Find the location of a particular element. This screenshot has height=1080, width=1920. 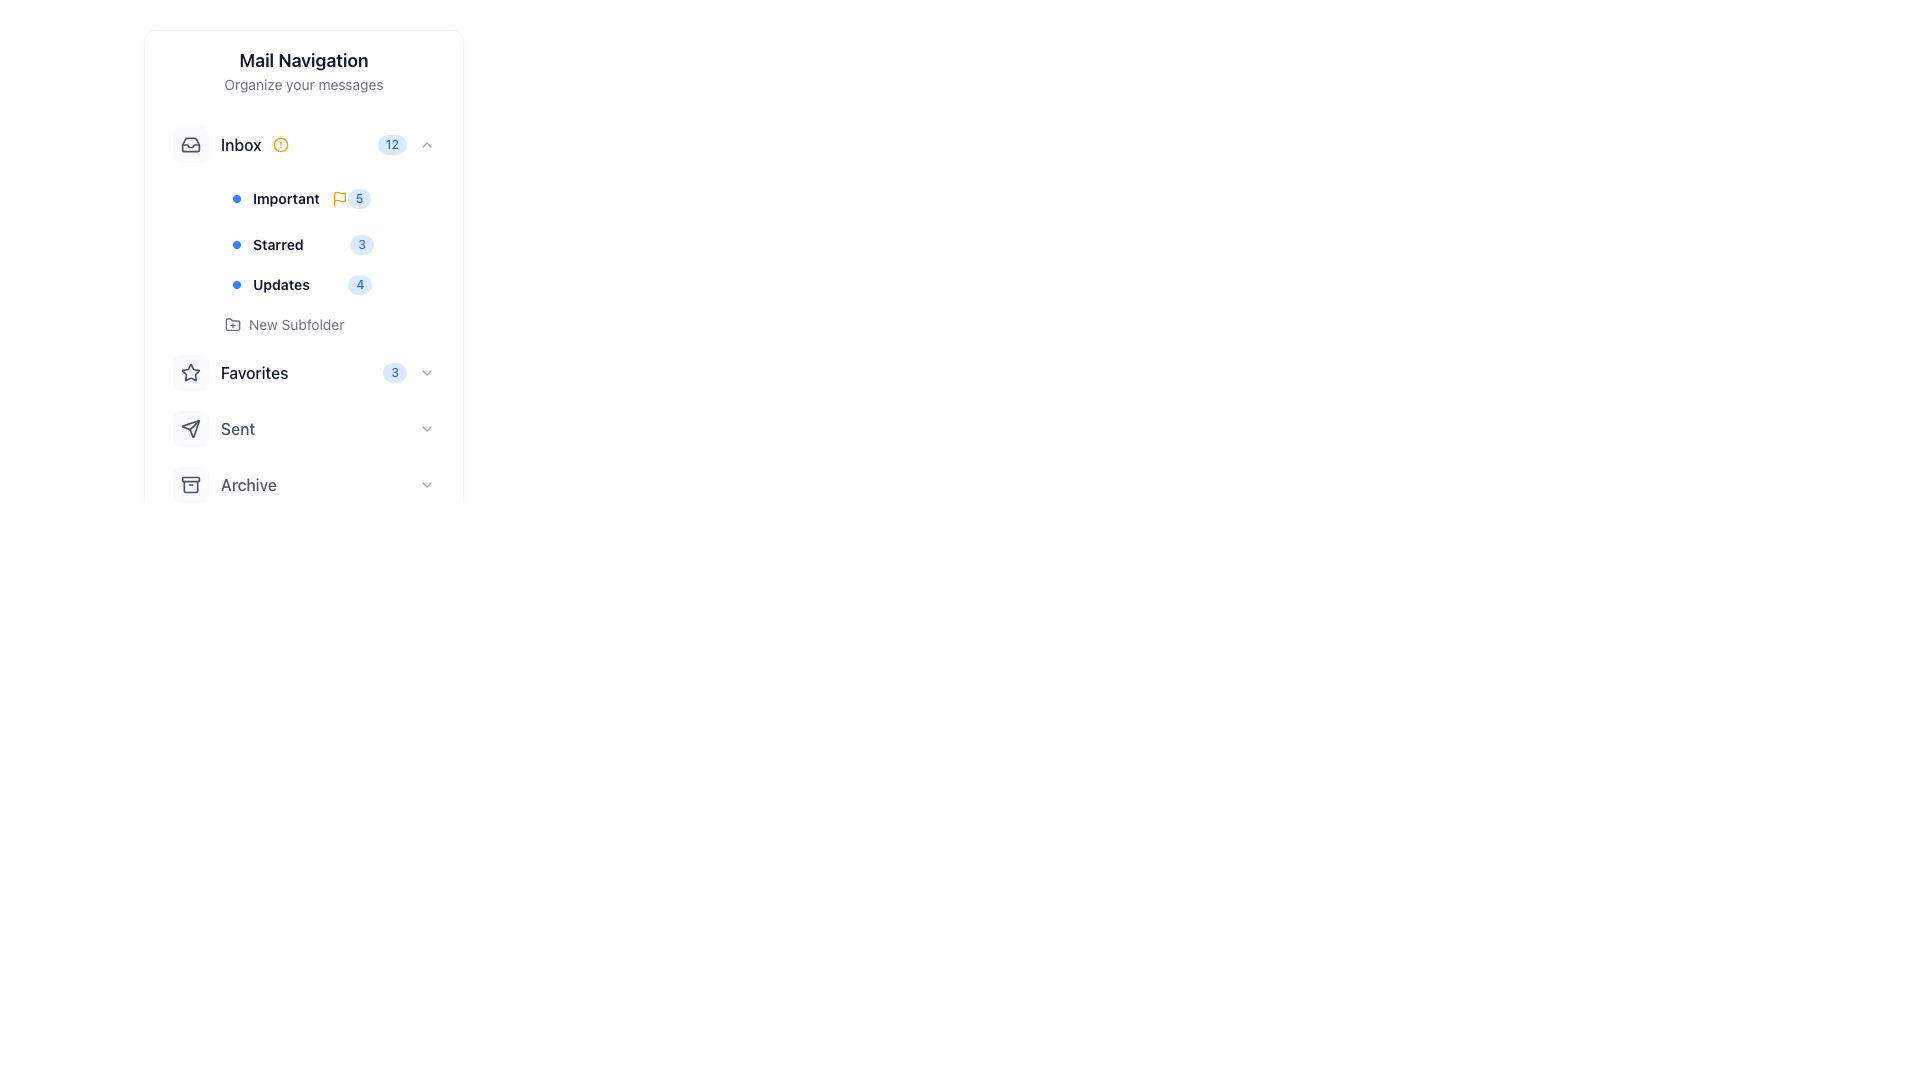

the clickable navigation item in the 'Favorites' section that leads to the 'Sent' messages or options related to the 'Sent' folder is located at coordinates (302, 427).